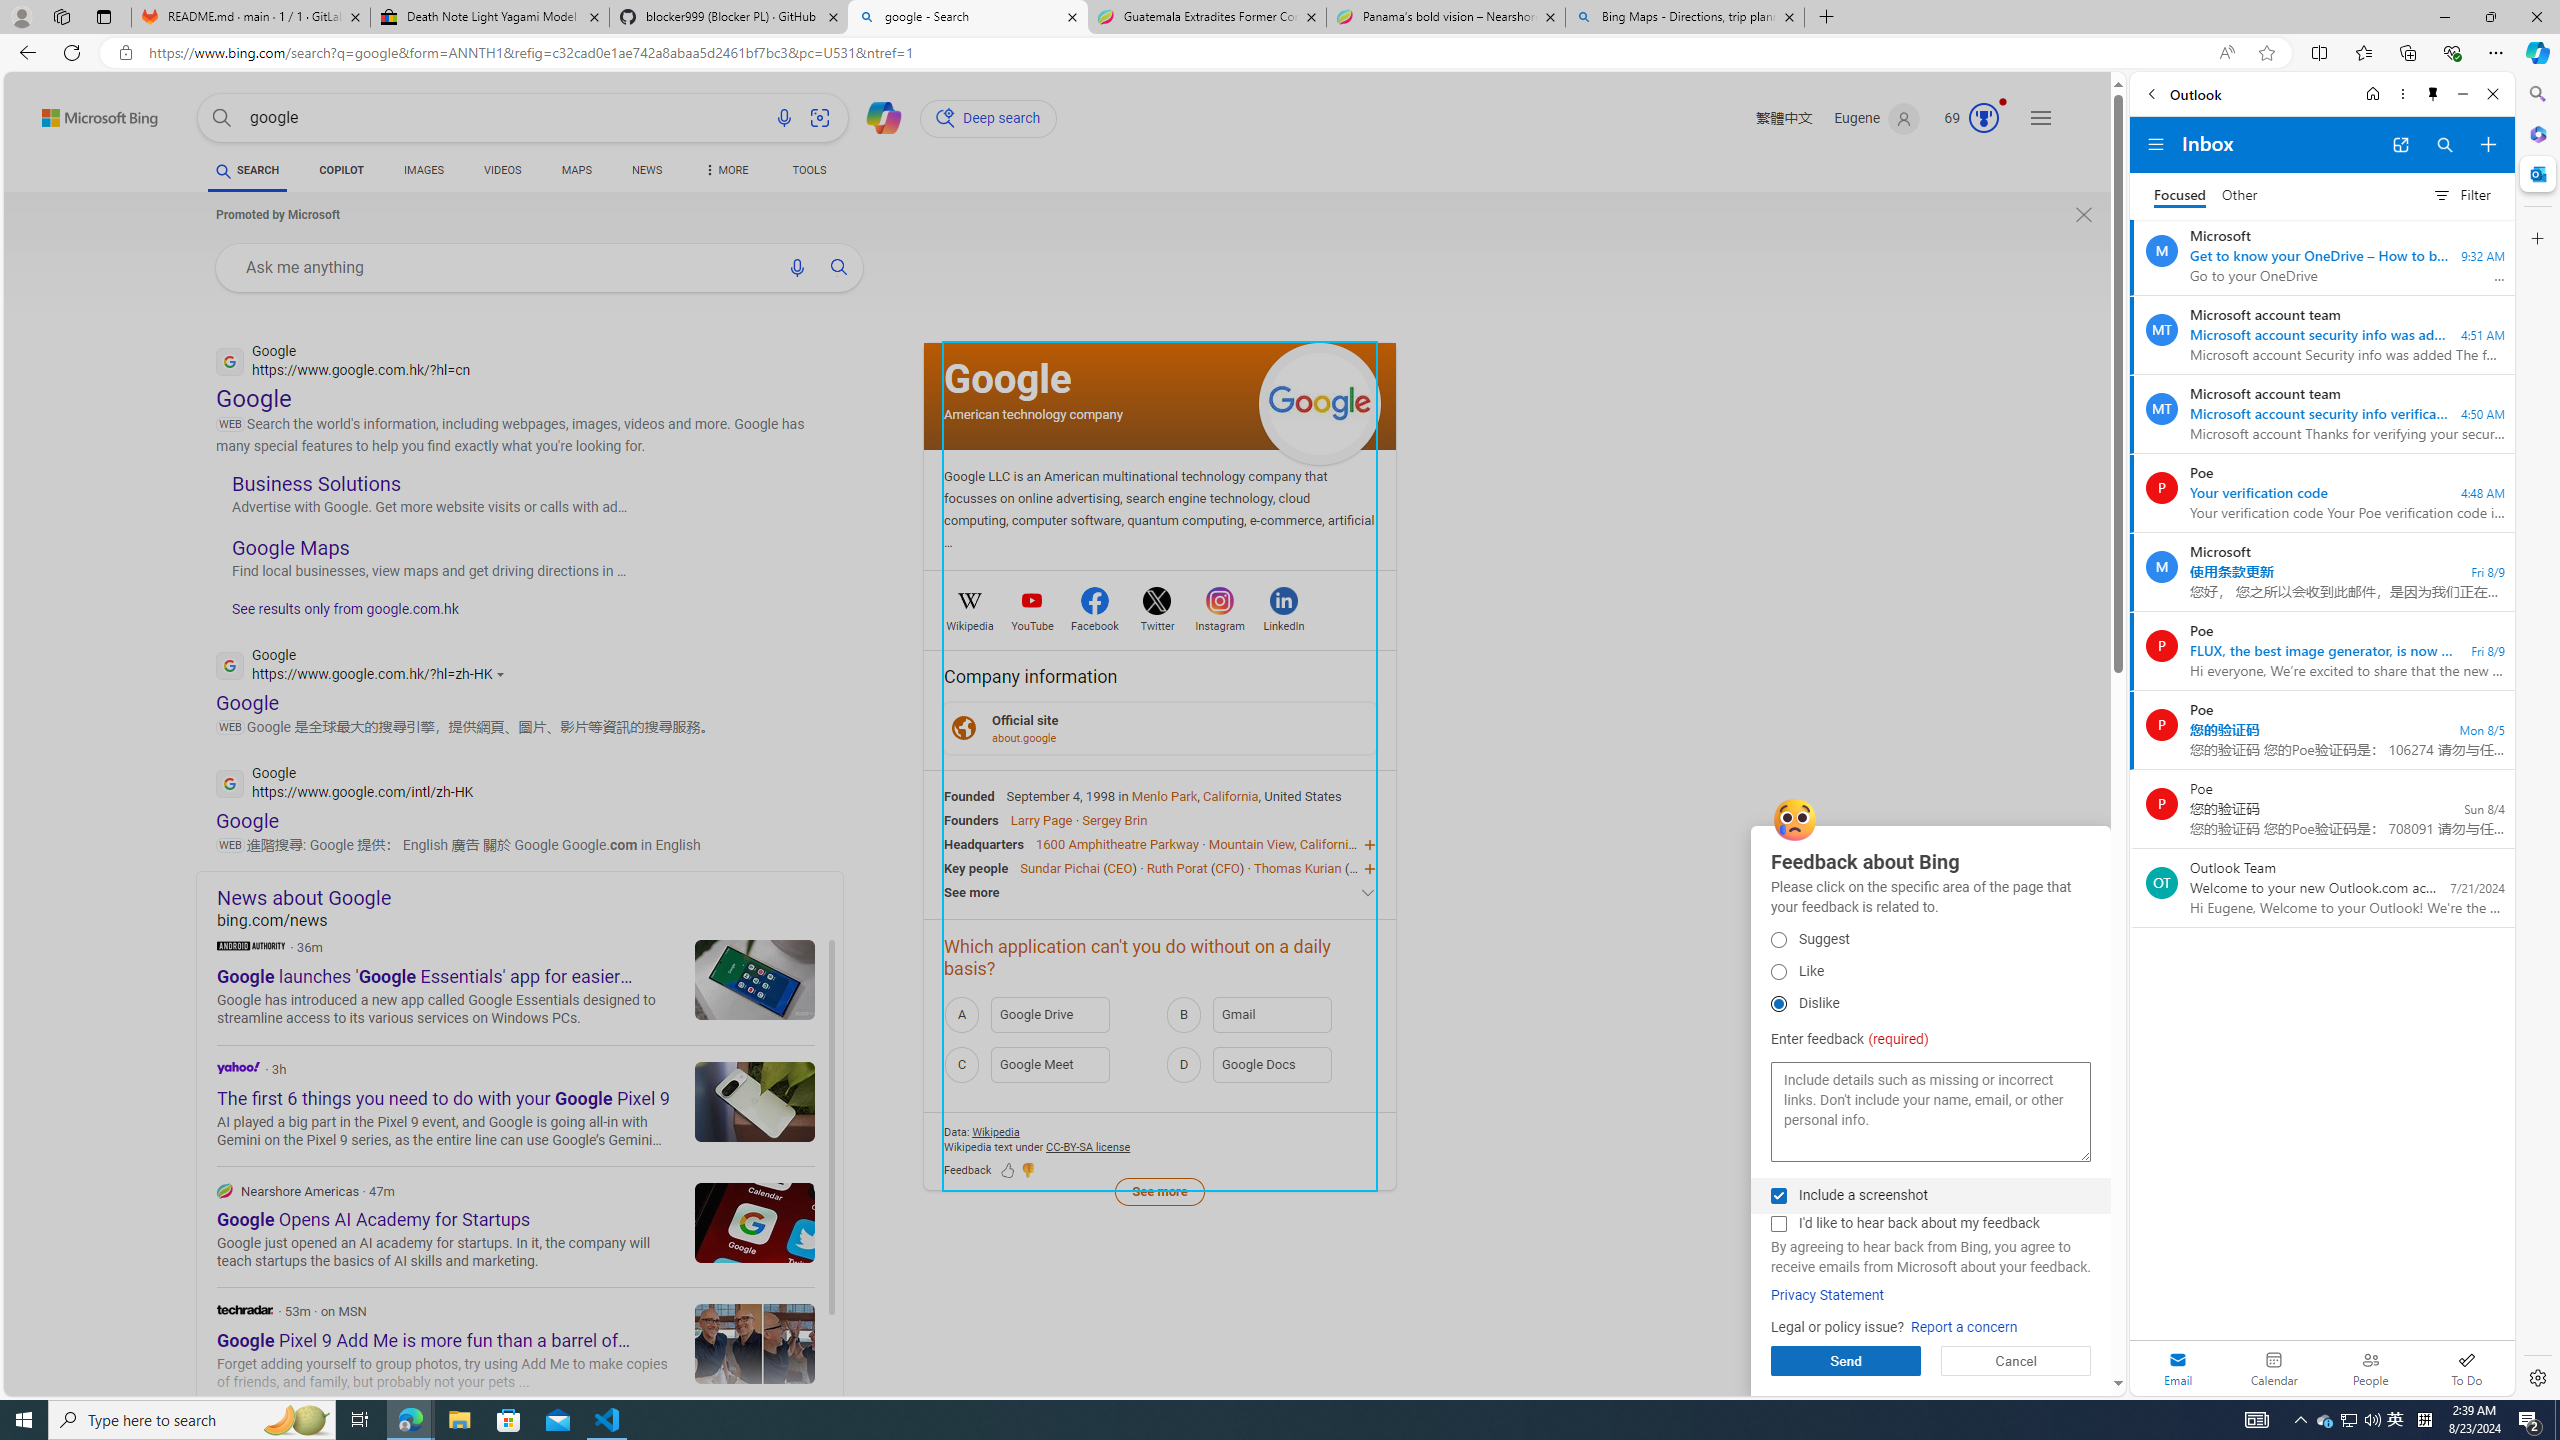  What do you see at coordinates (1778, 1223) in the screenshot?
I see `'I'` at bounding box center [1778, 1223].